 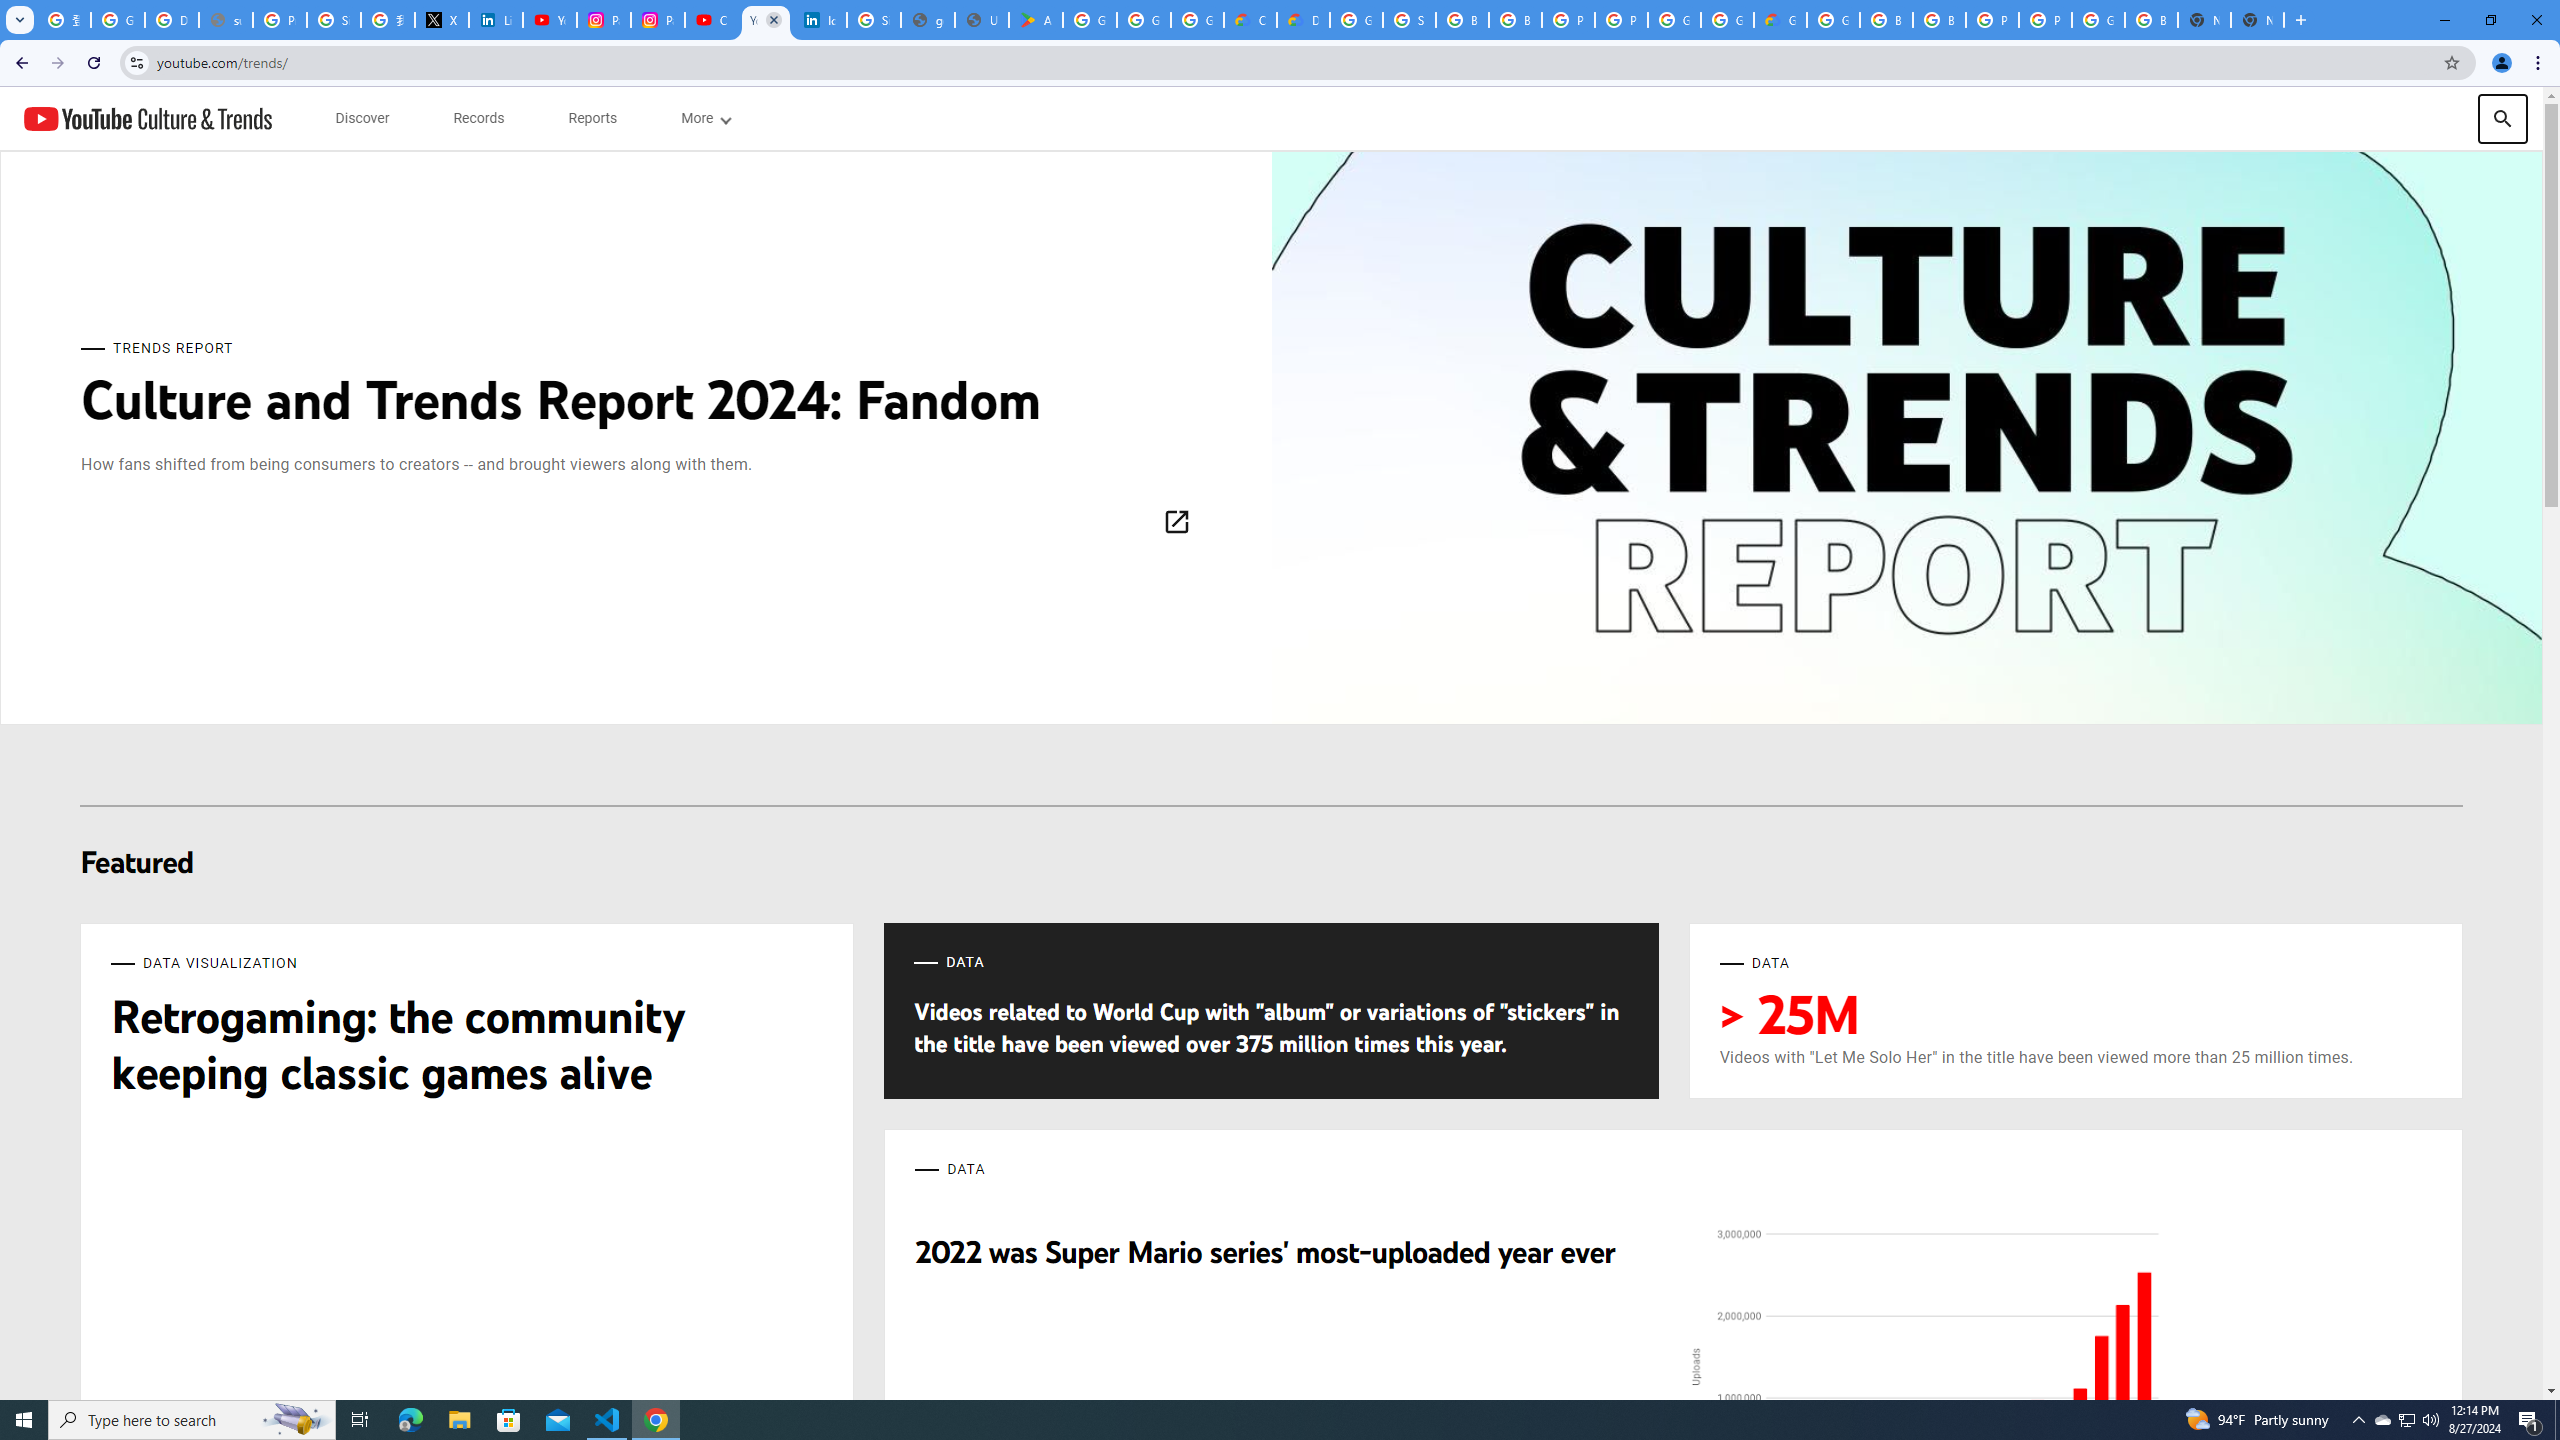 What do you see at coordinates (362, 118) in the screenshot?
I see `'subnav-Discover menupopup'` at bounding box center [362, 118].